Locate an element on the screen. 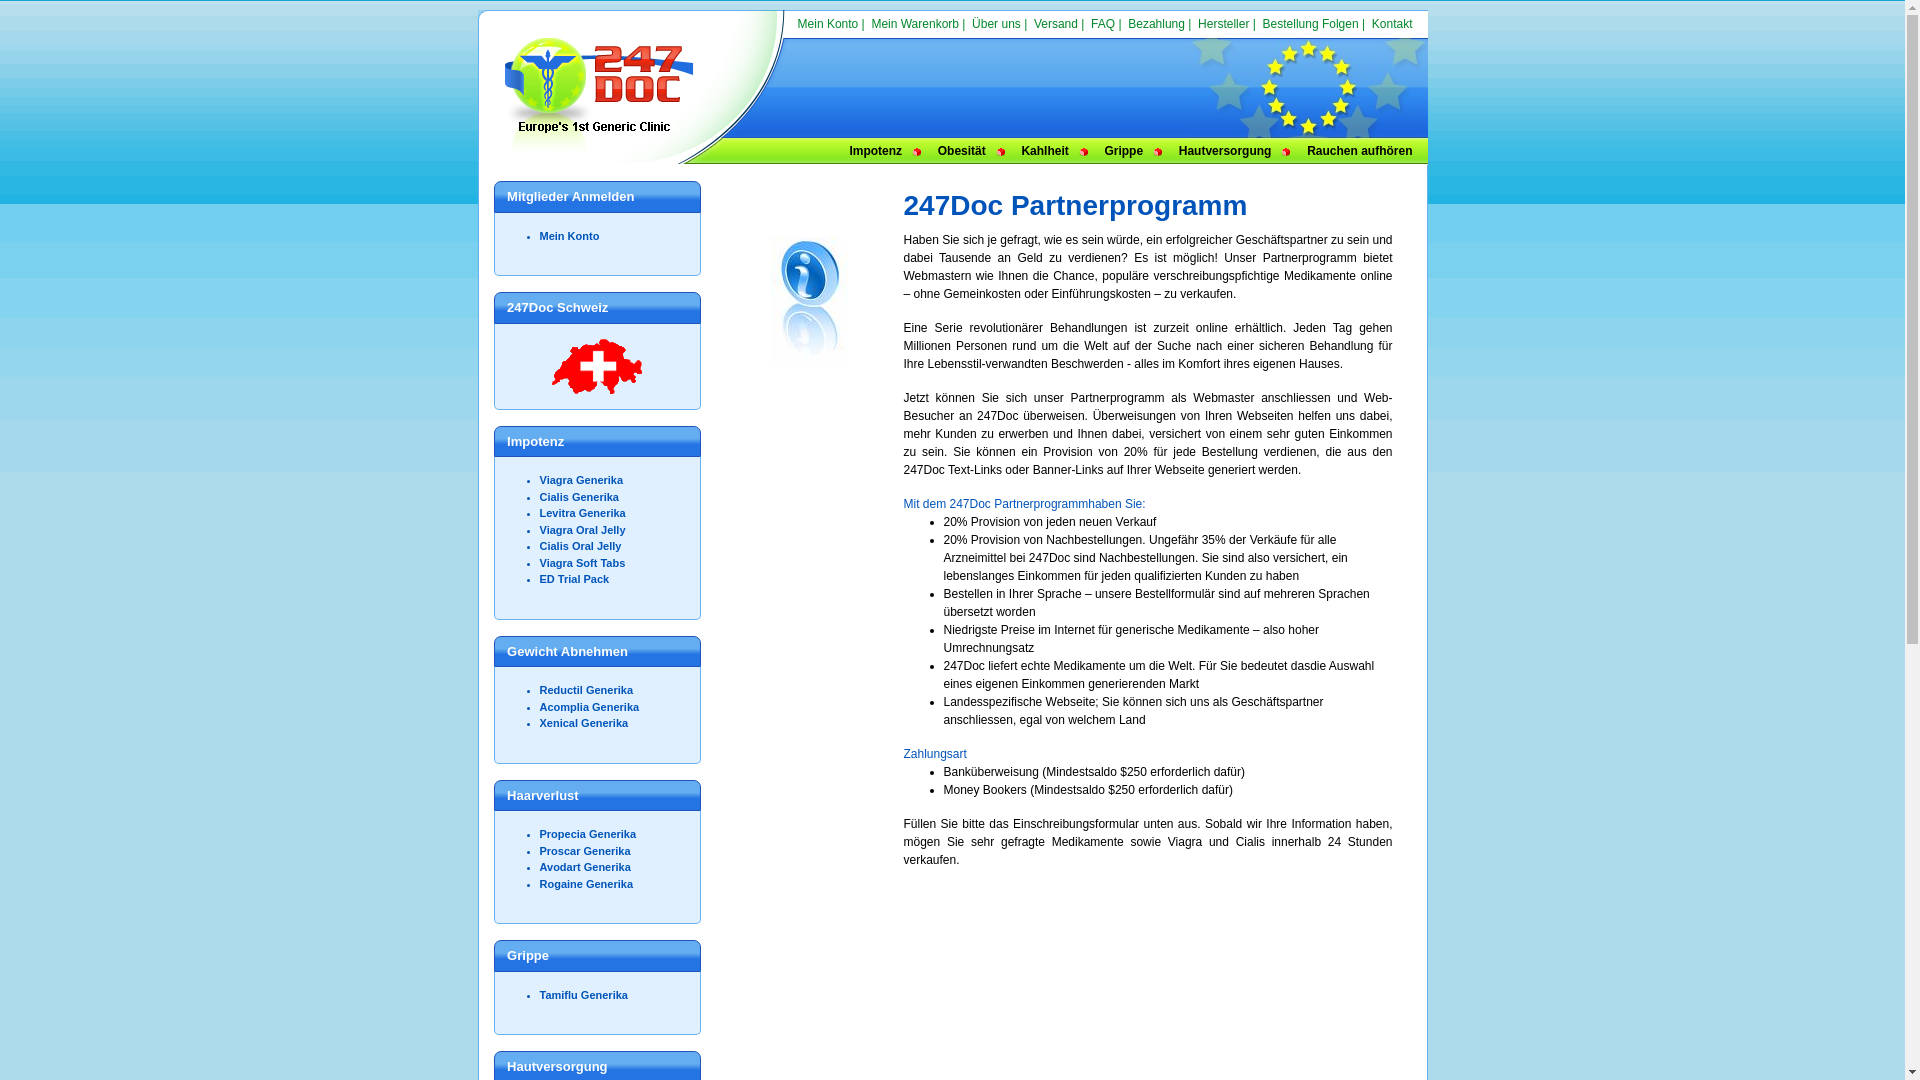  'Rogaine Generika' is located at coordinates (585, 882).